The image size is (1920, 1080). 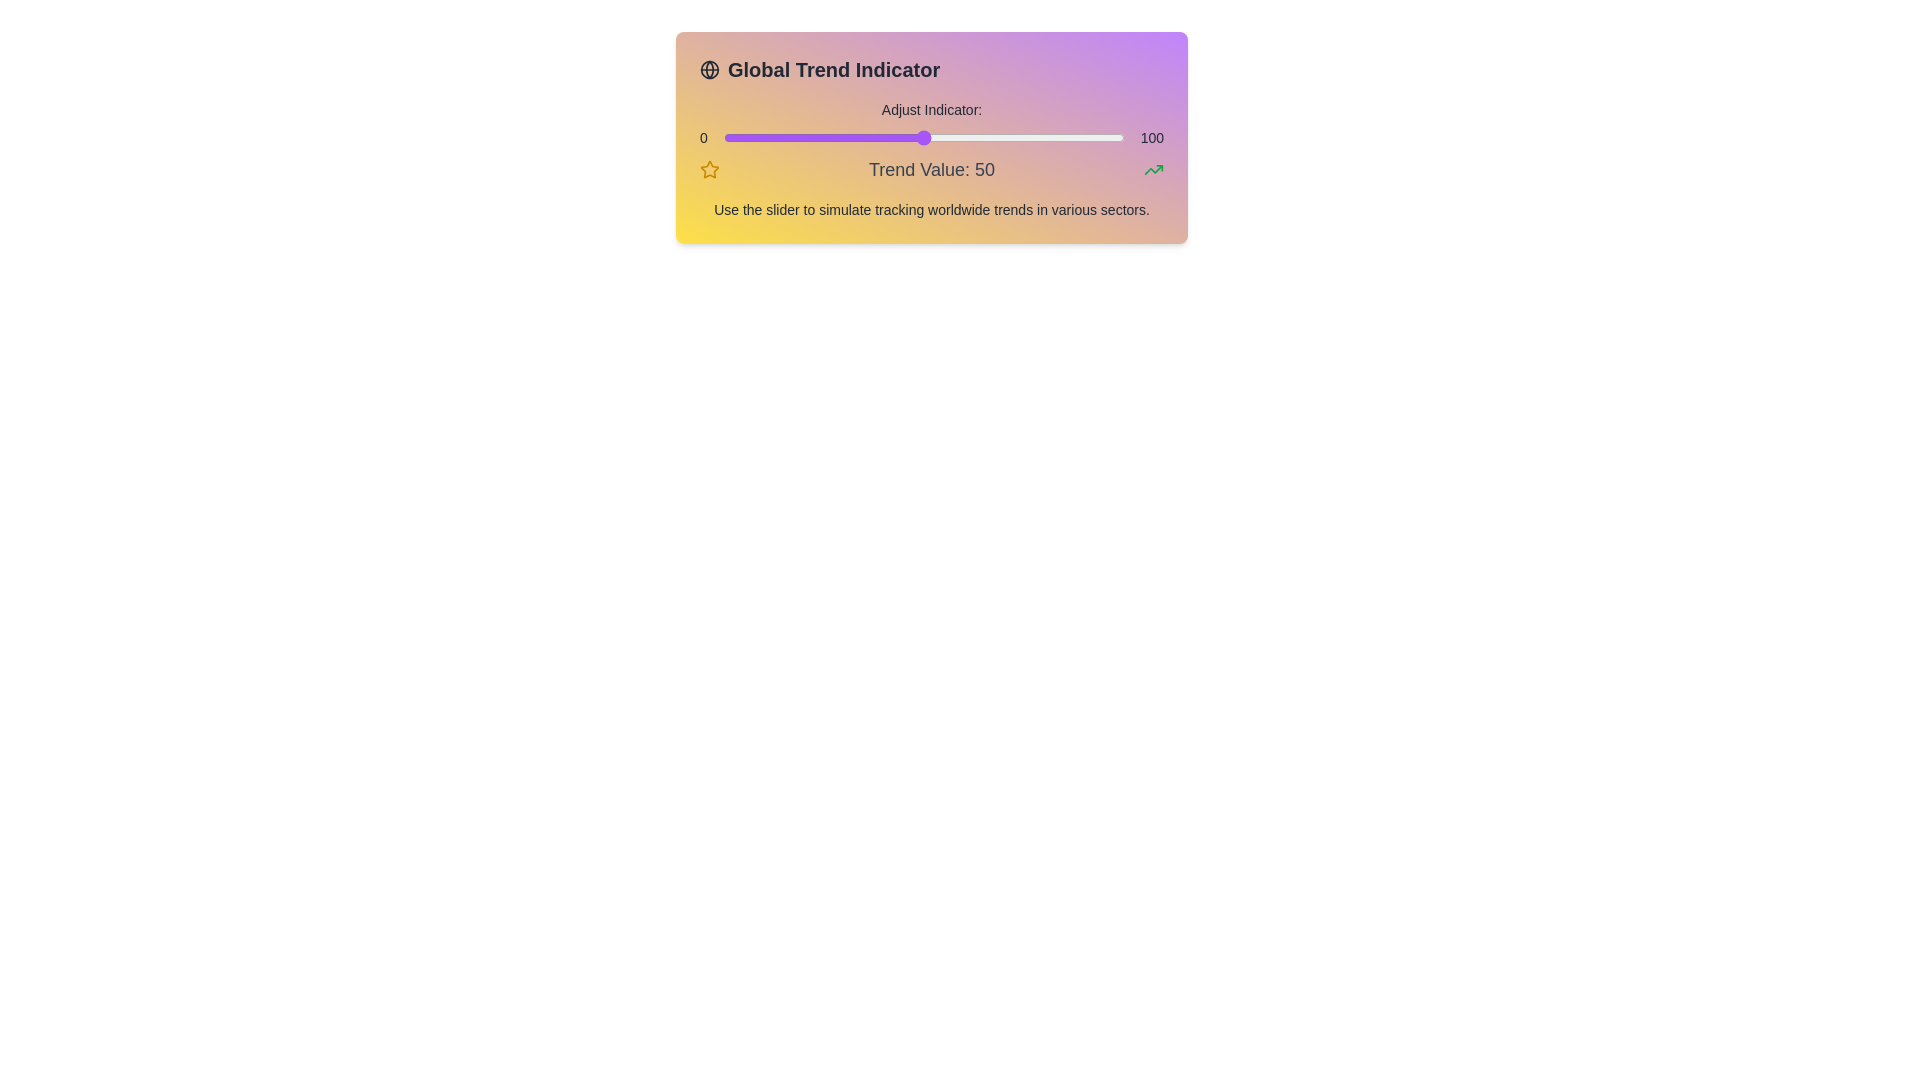 What do you see at coordinates (734, 137) in the screenshot?
I see `the slider to set the value to 3` at bounding box center [734, 137].